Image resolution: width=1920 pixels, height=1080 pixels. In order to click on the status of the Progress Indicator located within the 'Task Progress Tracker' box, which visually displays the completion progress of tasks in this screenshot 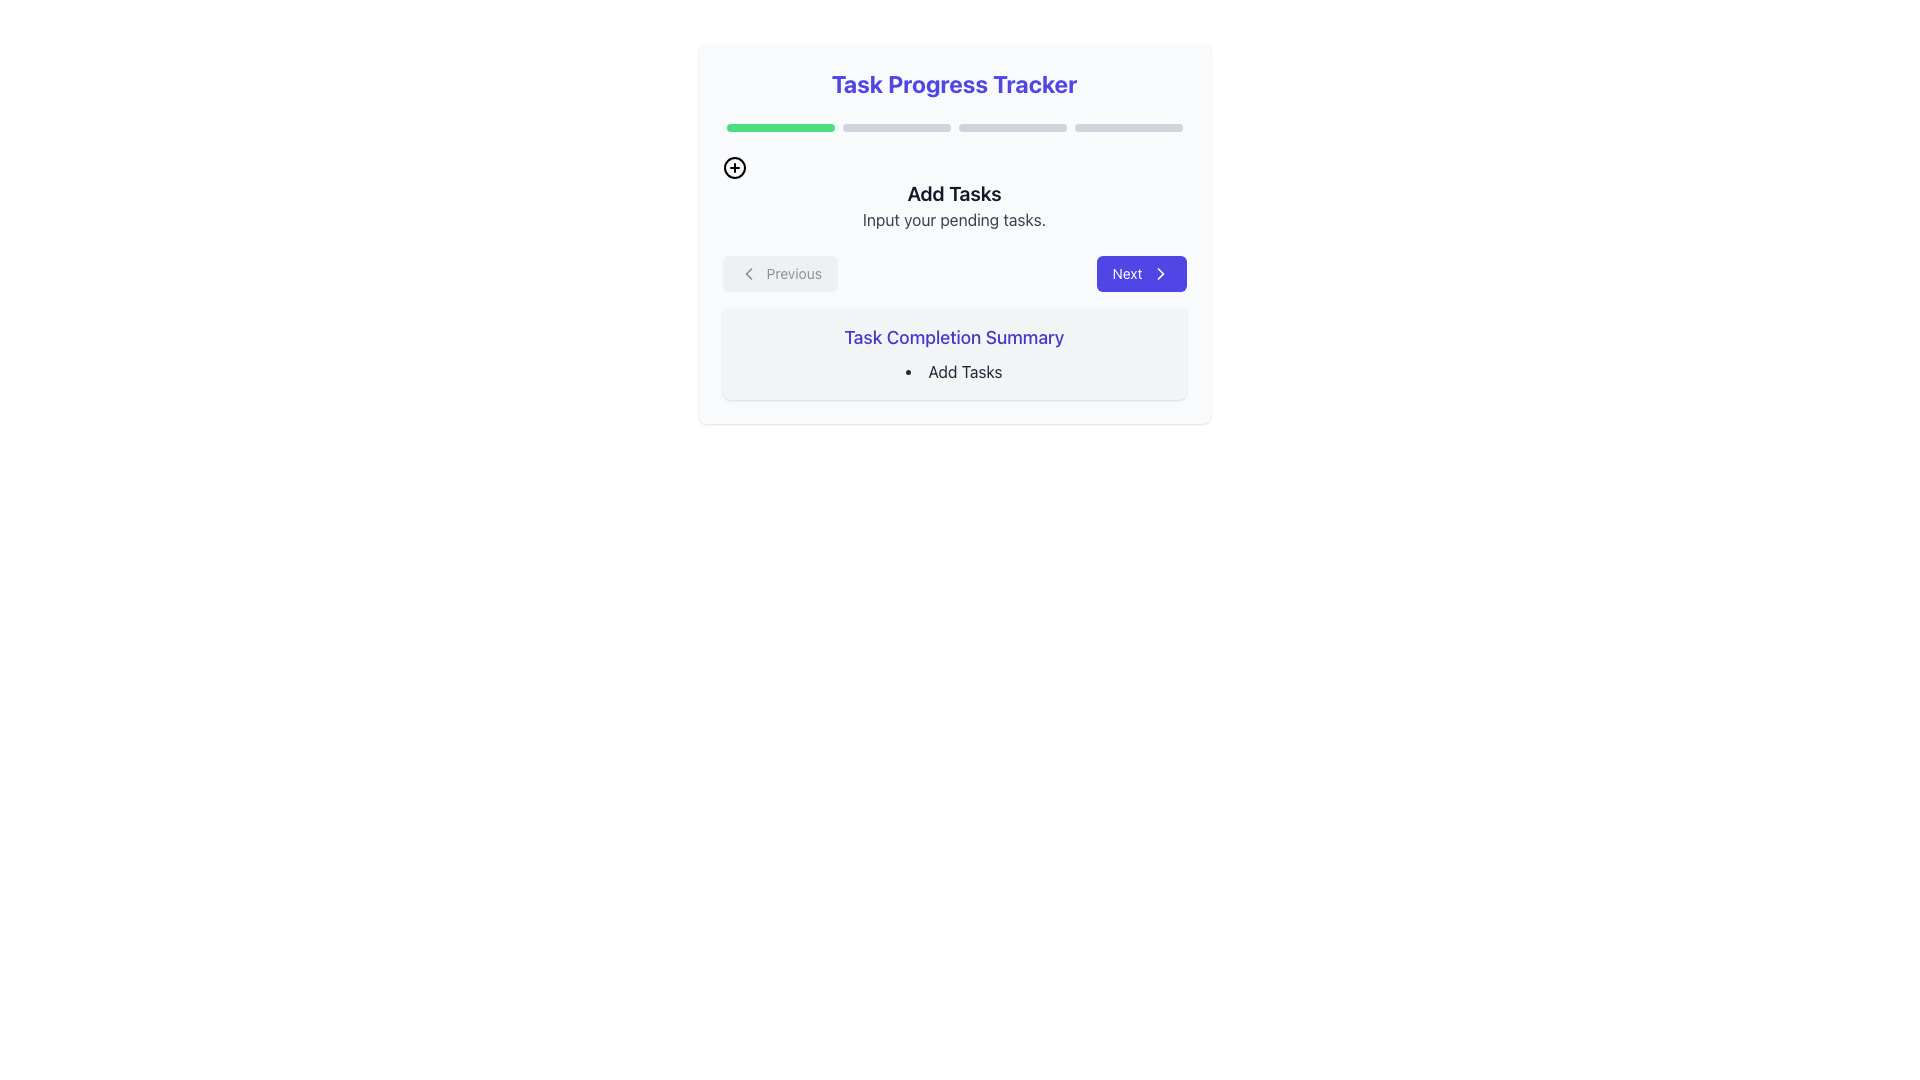, I will do `click(953, 127)`.